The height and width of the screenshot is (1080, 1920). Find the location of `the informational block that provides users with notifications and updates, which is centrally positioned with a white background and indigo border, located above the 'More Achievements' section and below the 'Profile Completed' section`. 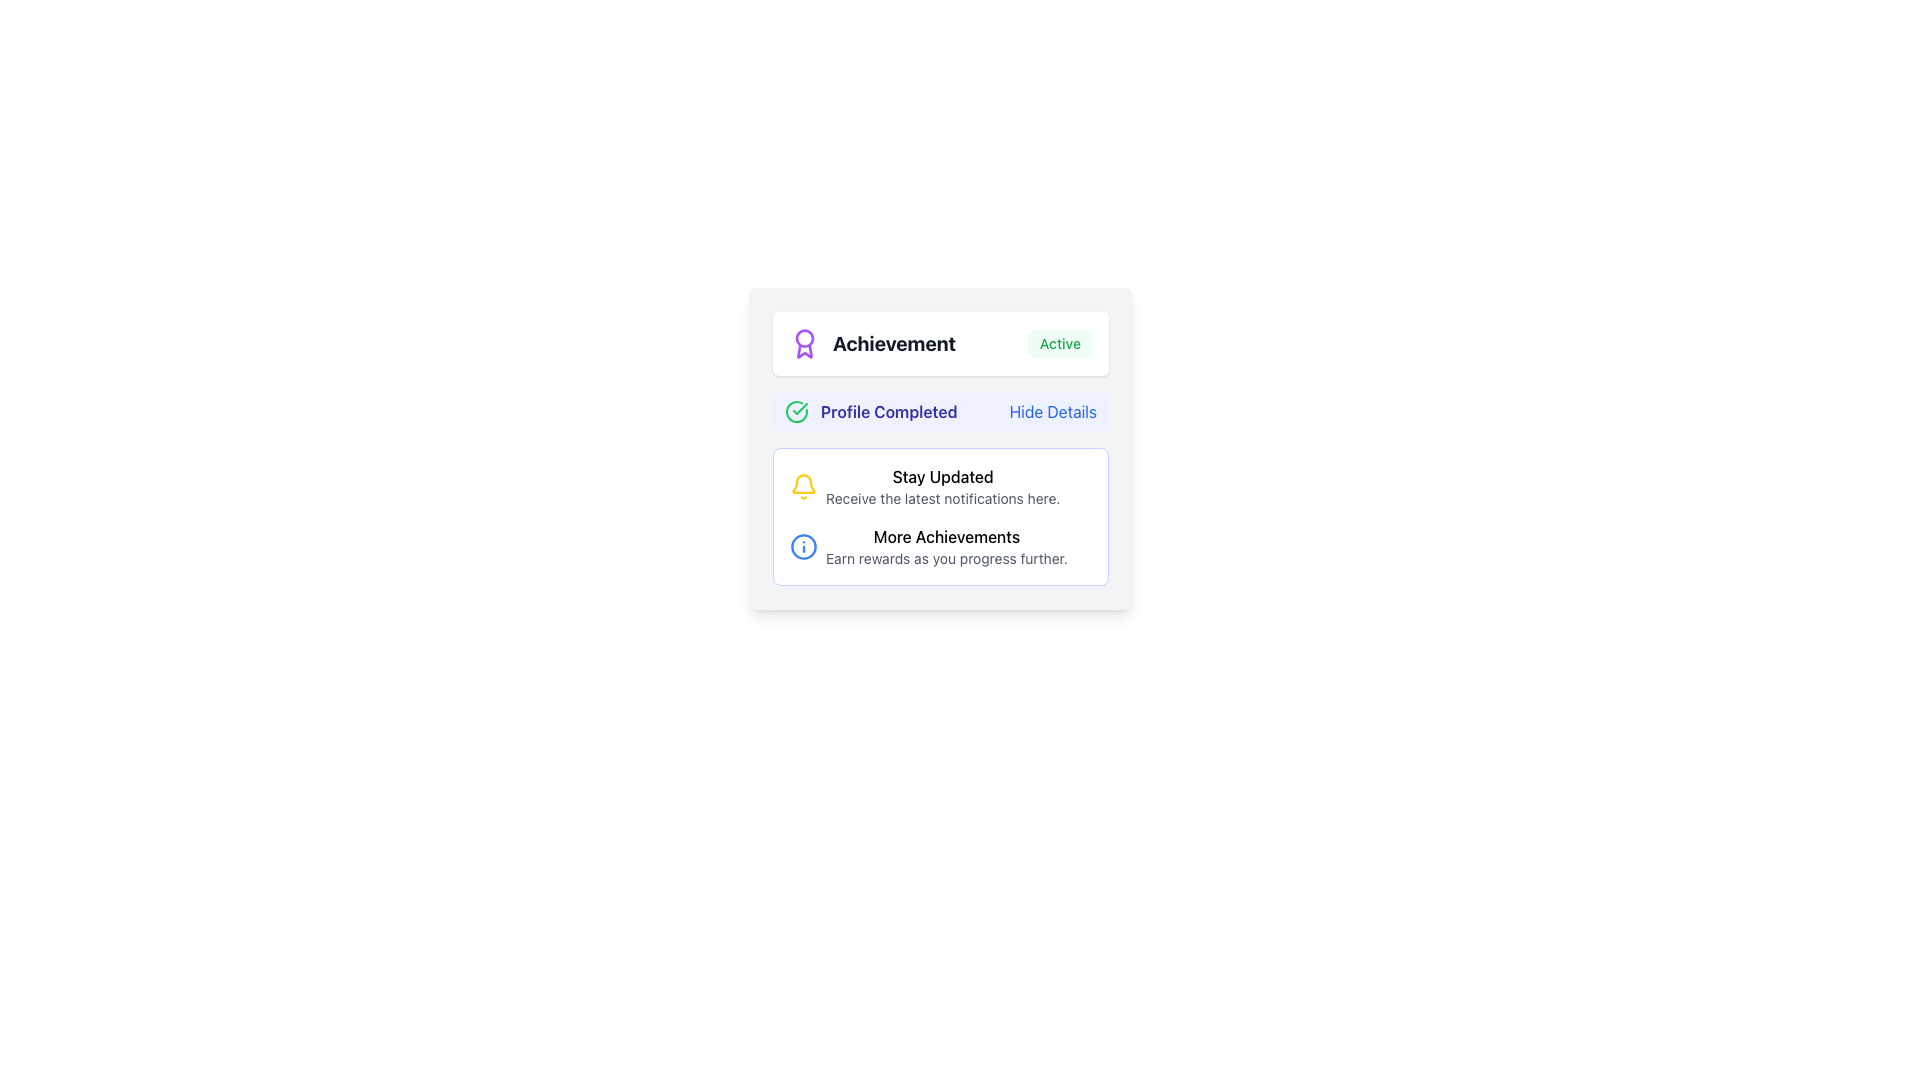

the informational block that provides users with notifications and updates, which is centrally positioned with a white background and indigo border, located above the 'More Achievements' section and below the 'Profile Completed' section is located at coordinates (939, 486).